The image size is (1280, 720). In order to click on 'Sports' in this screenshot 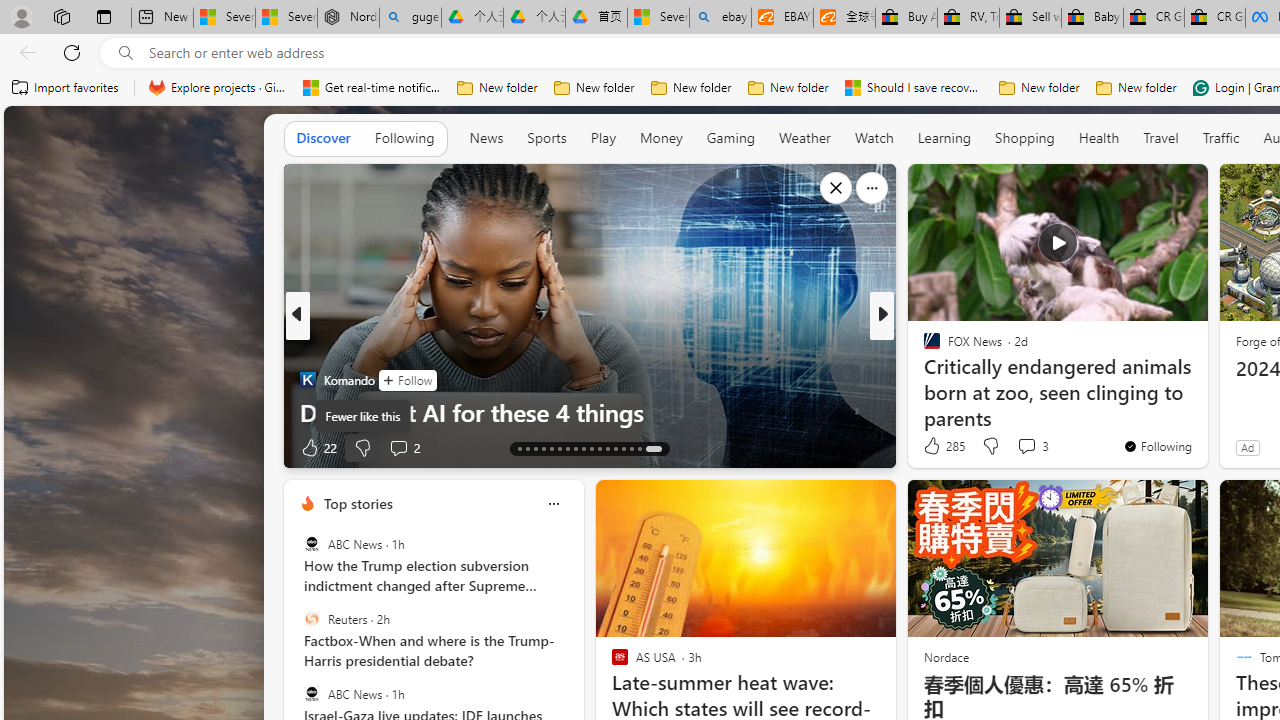, I will do `click(547, 136)`.